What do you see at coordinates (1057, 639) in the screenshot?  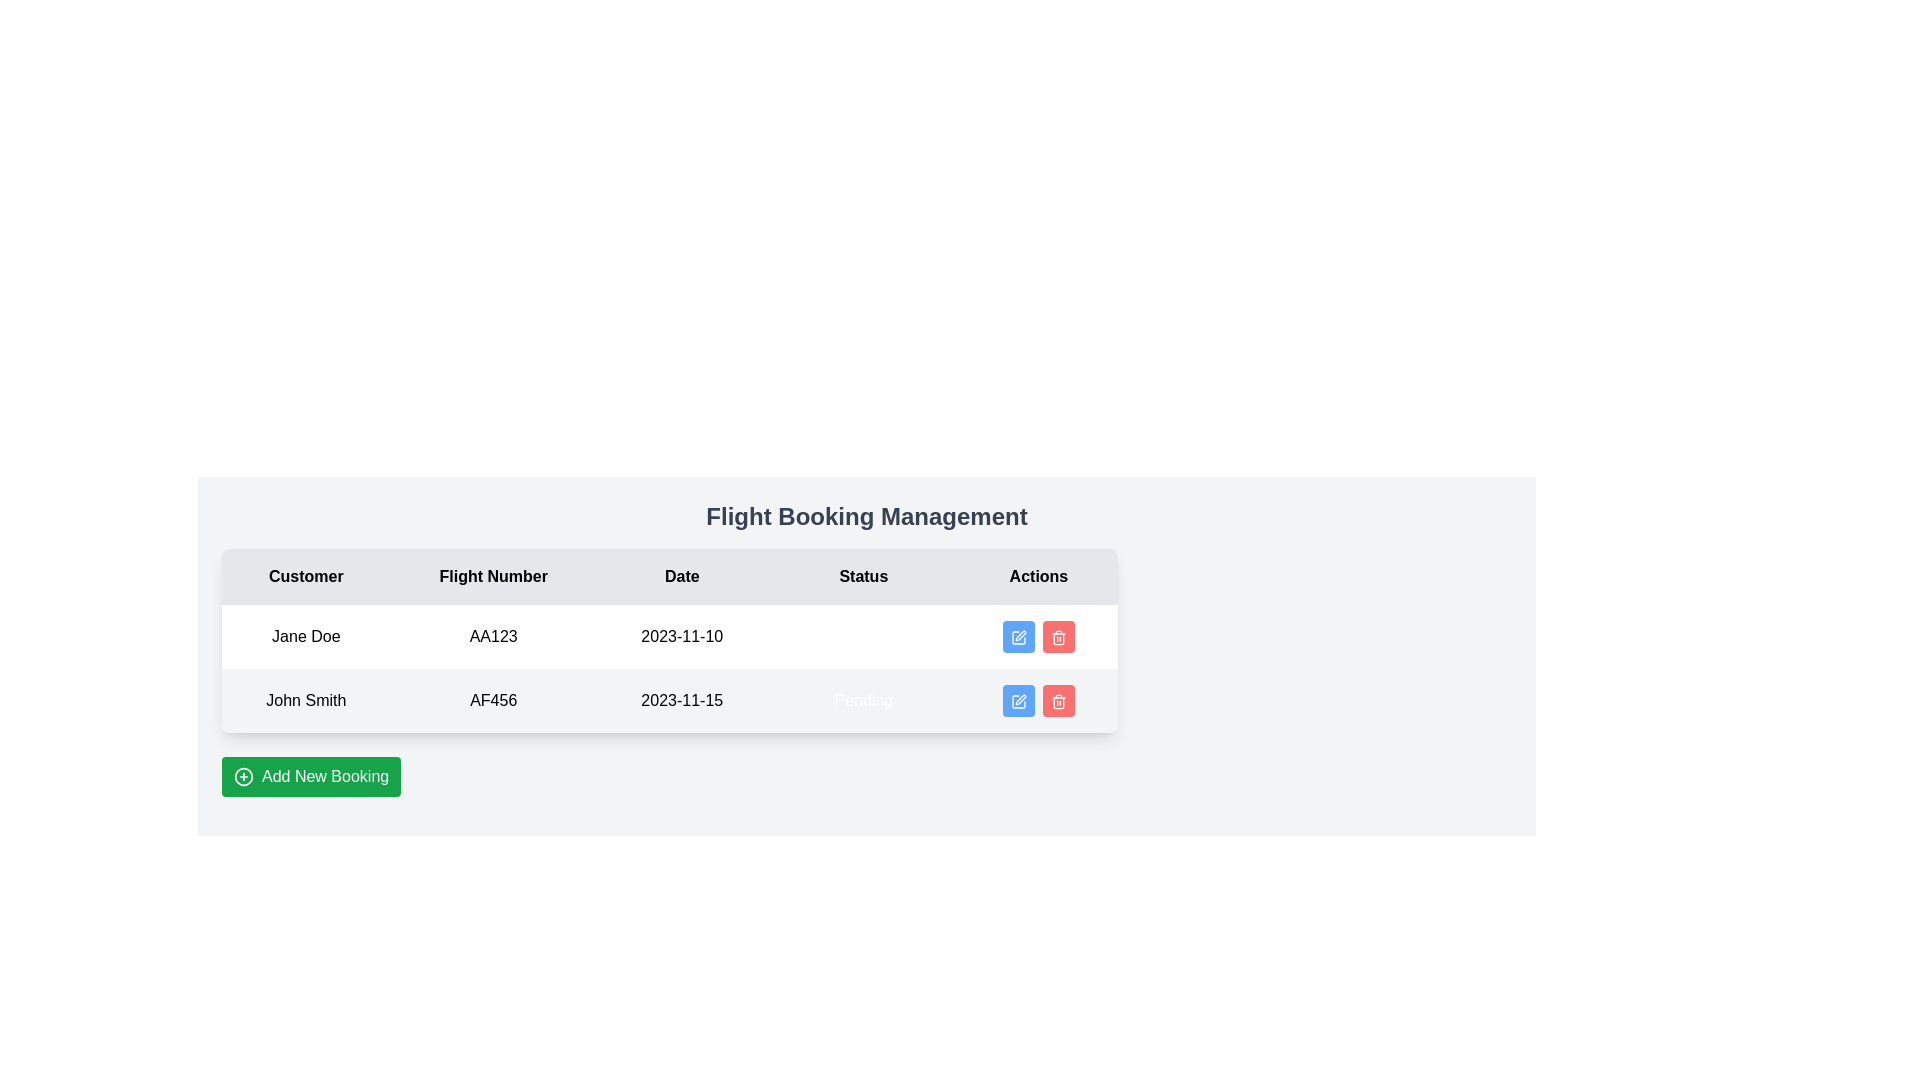 I see `the trash bin icon element located in the 'Actions' column of the 'Flight Booking Management' table, specifically in the last column of the second row` at bounding box center [1057, 639].